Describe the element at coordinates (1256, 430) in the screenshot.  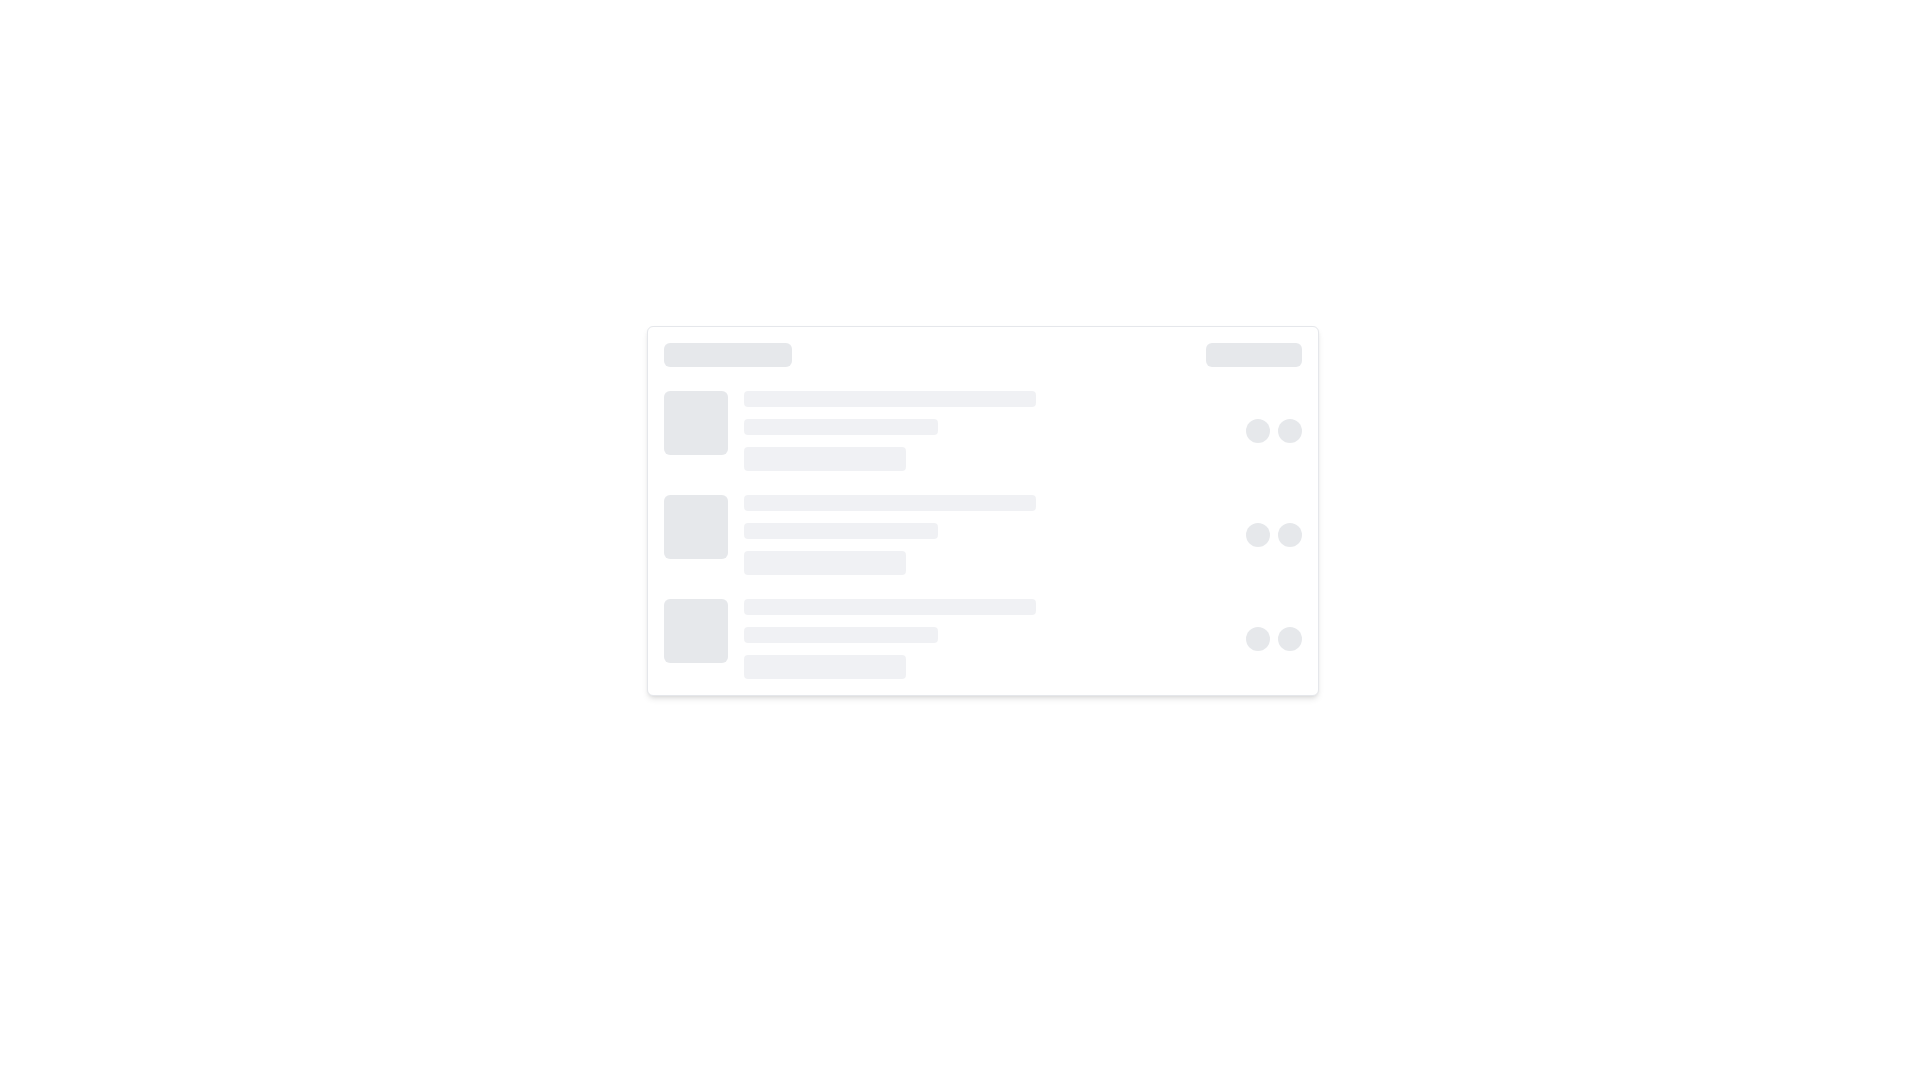
I see `on the leftmost circular status indicator or toggle button with a light gray background located in the middle of the interface` at that location.